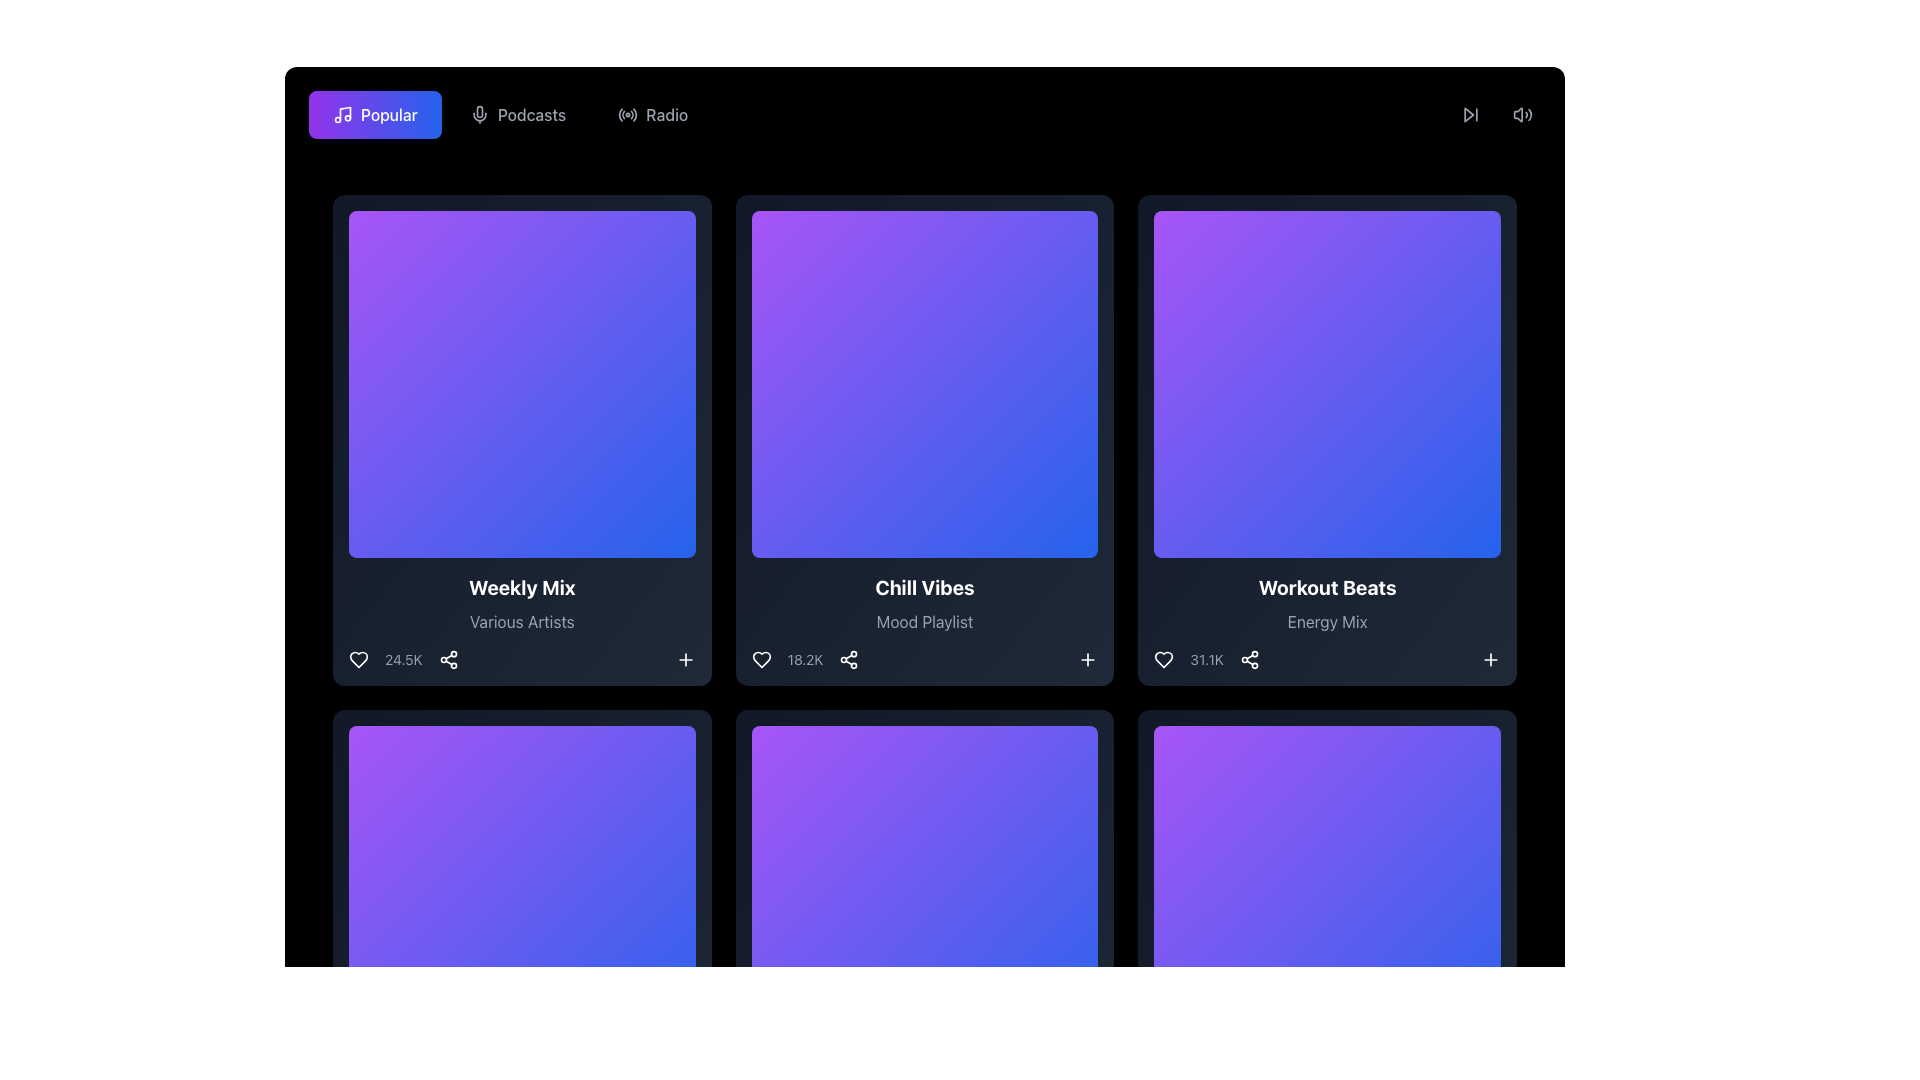  What do you see at coordinates (685, 659) in the screenshot?
I see `the '+' icon button located at the bottom-right corner of the 'Weekly Mix' card` at bounding box center [685, 659].